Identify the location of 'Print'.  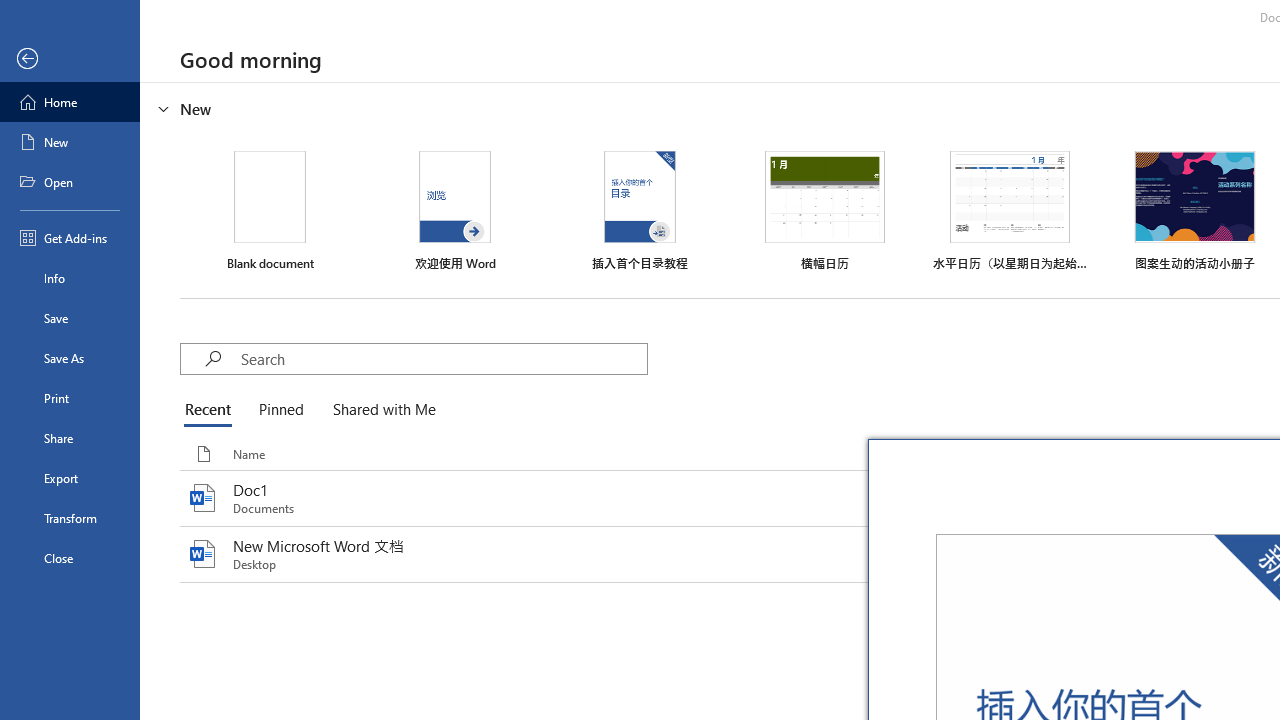
(69, 398).